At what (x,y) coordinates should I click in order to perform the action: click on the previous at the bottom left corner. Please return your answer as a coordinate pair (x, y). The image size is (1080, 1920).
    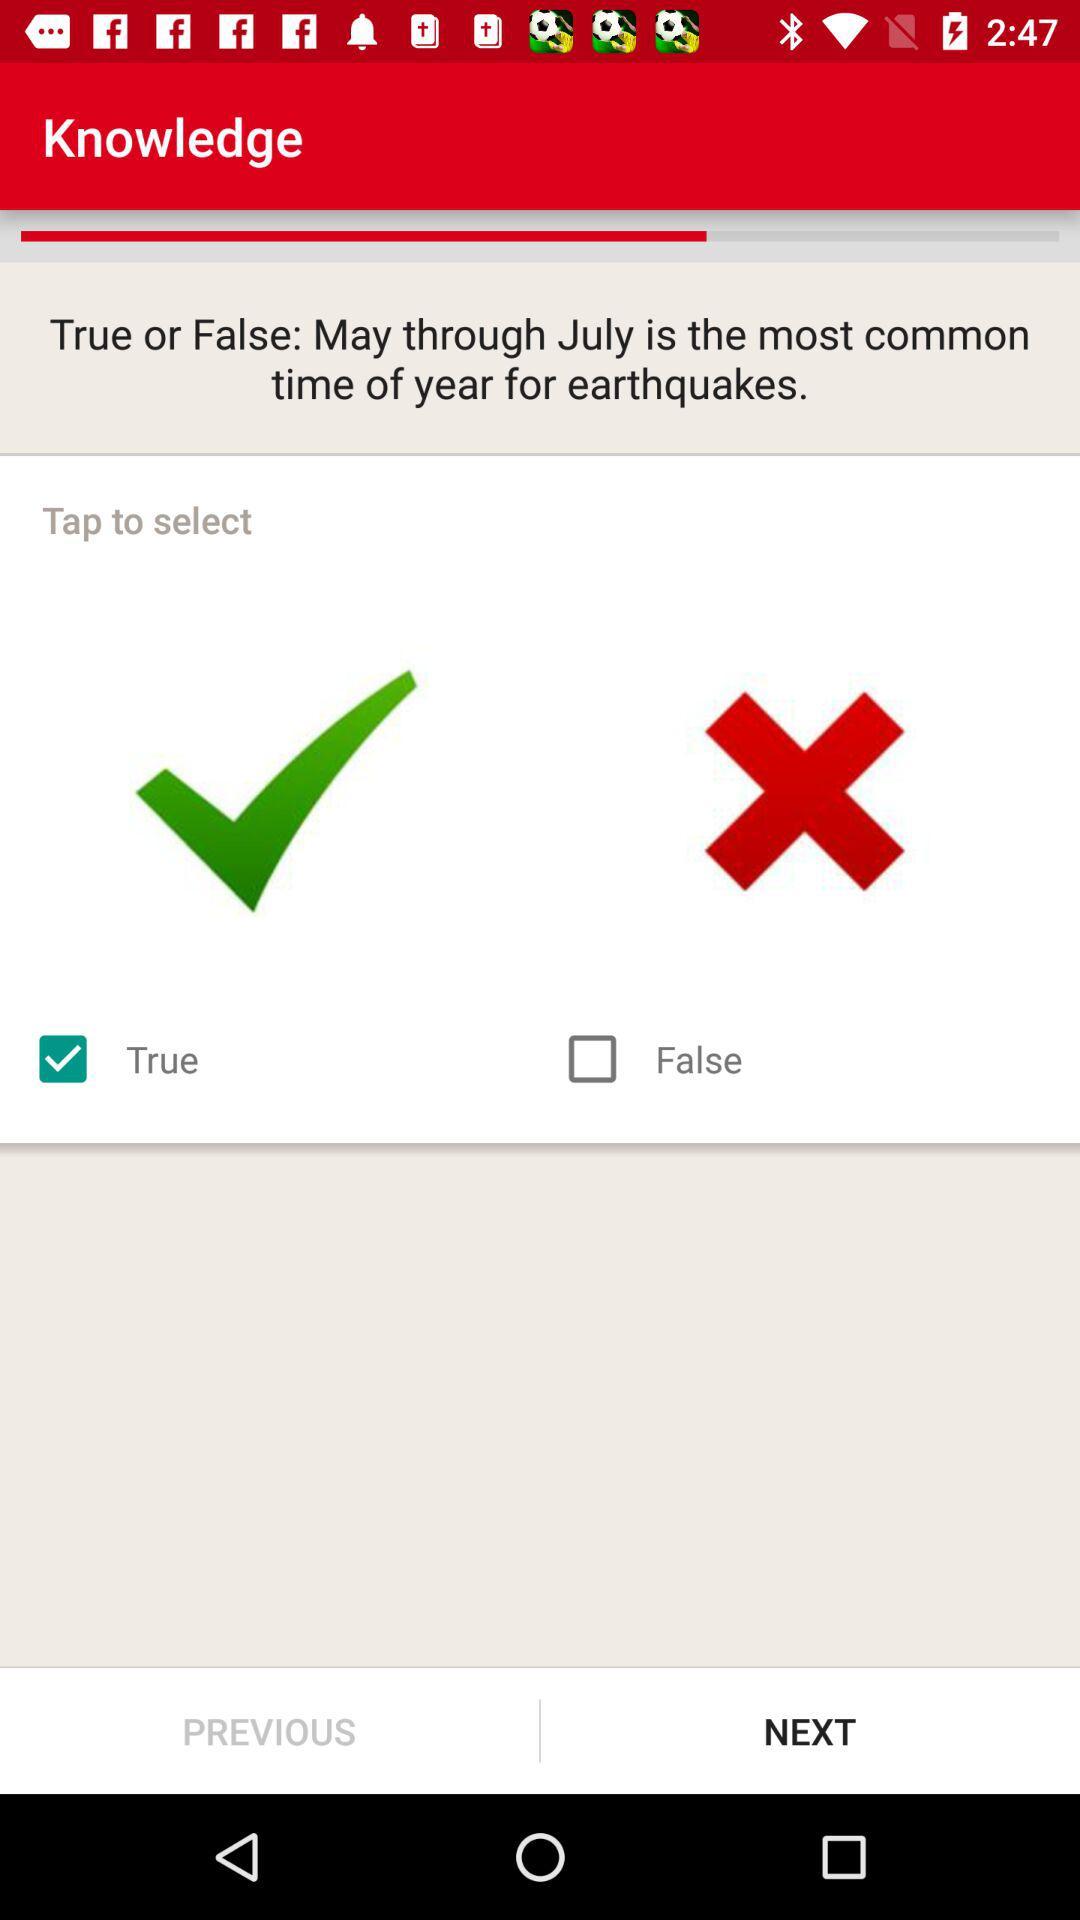
    Looking at the image, I should click on (268, 1730).